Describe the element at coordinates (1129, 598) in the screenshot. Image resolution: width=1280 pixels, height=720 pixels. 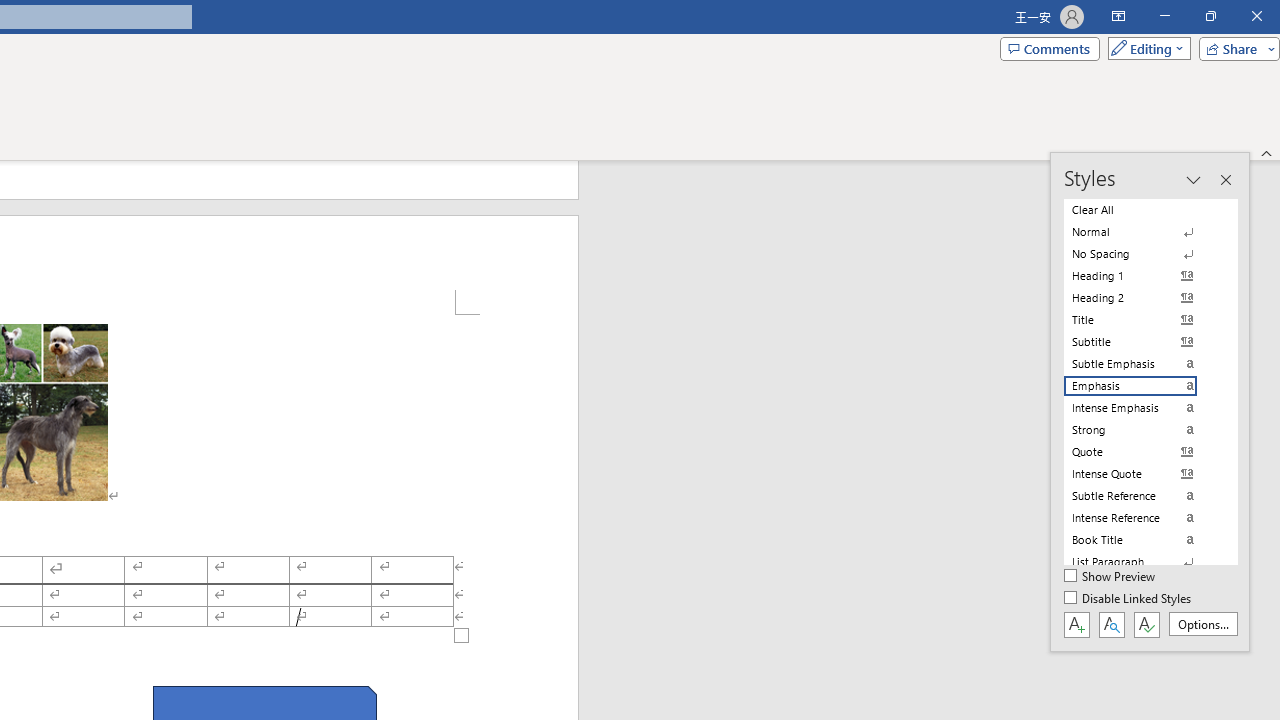
I see `'Disable Linked Styles'` at that location.